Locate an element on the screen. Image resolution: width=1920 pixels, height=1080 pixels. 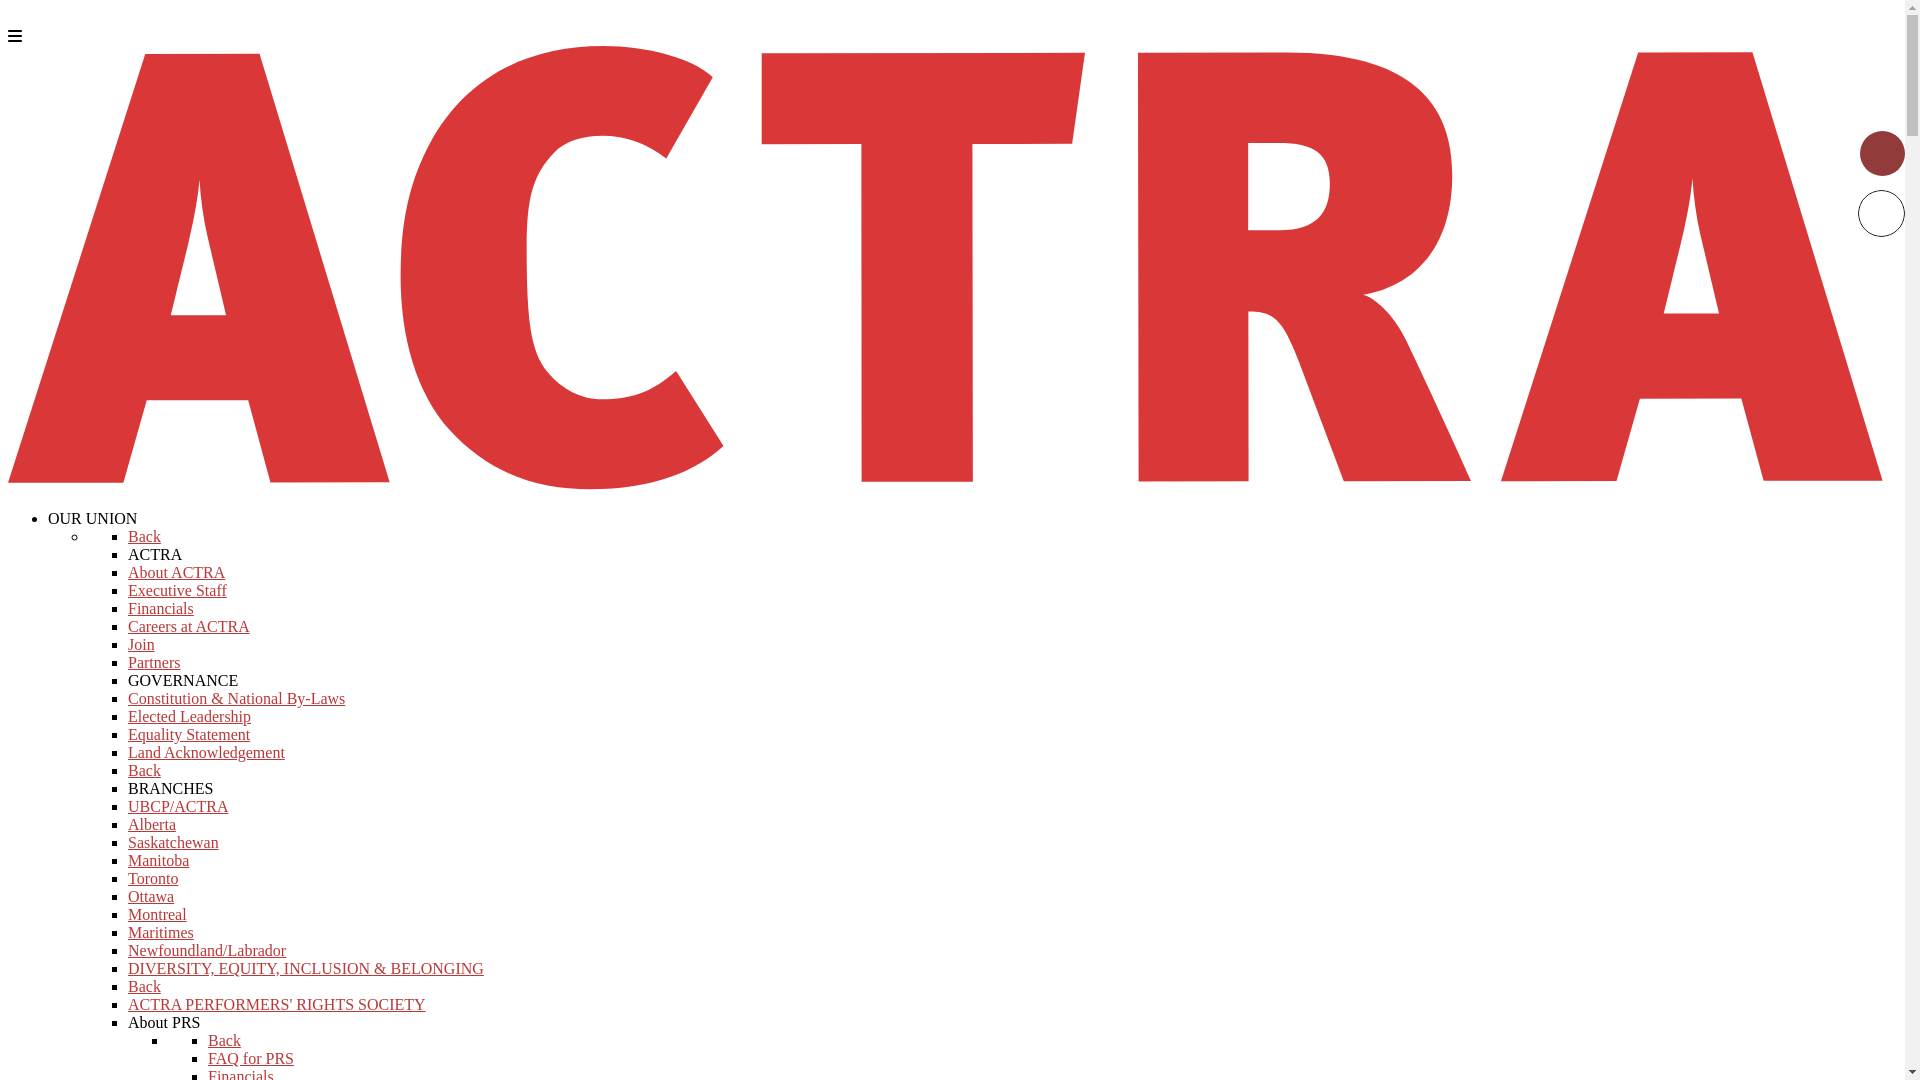
'Partners' is located at coordinates (152, 662).